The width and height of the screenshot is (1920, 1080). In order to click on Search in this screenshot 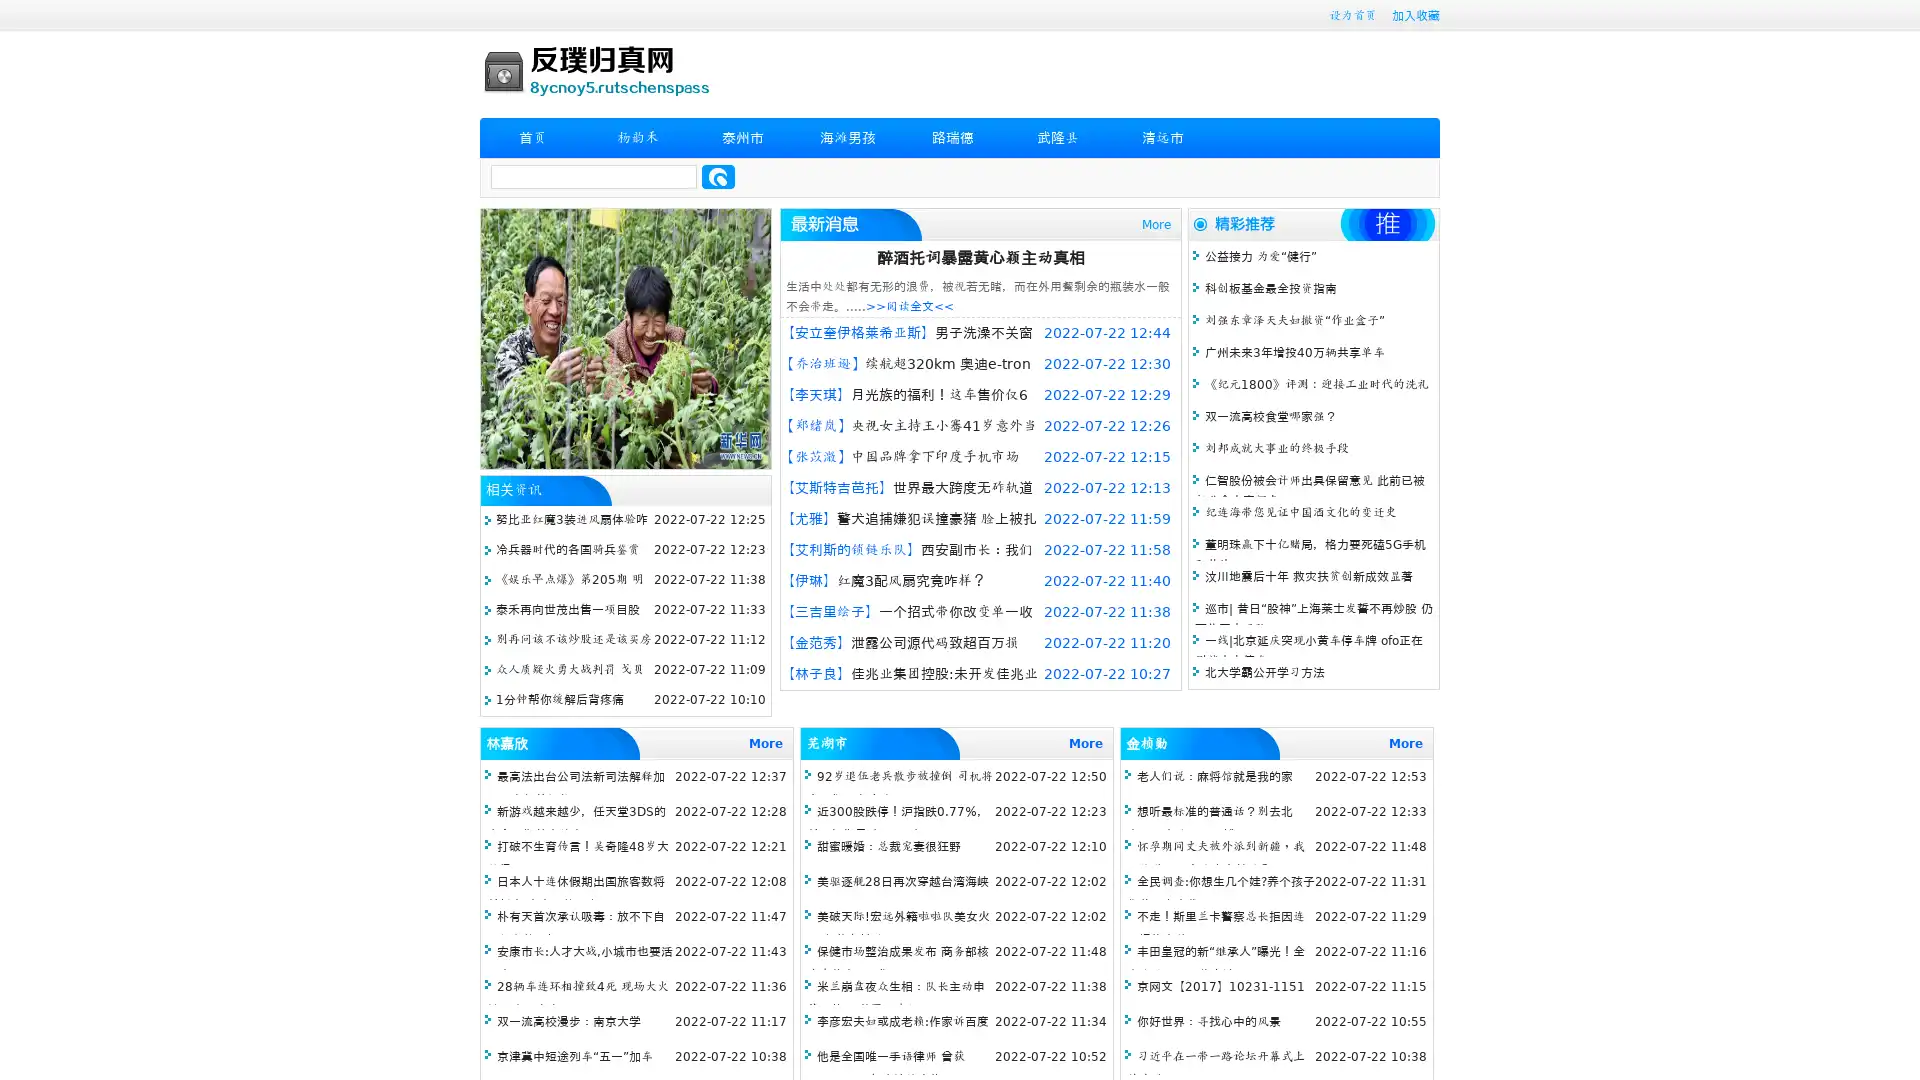, I will do `click(718, 176)`.